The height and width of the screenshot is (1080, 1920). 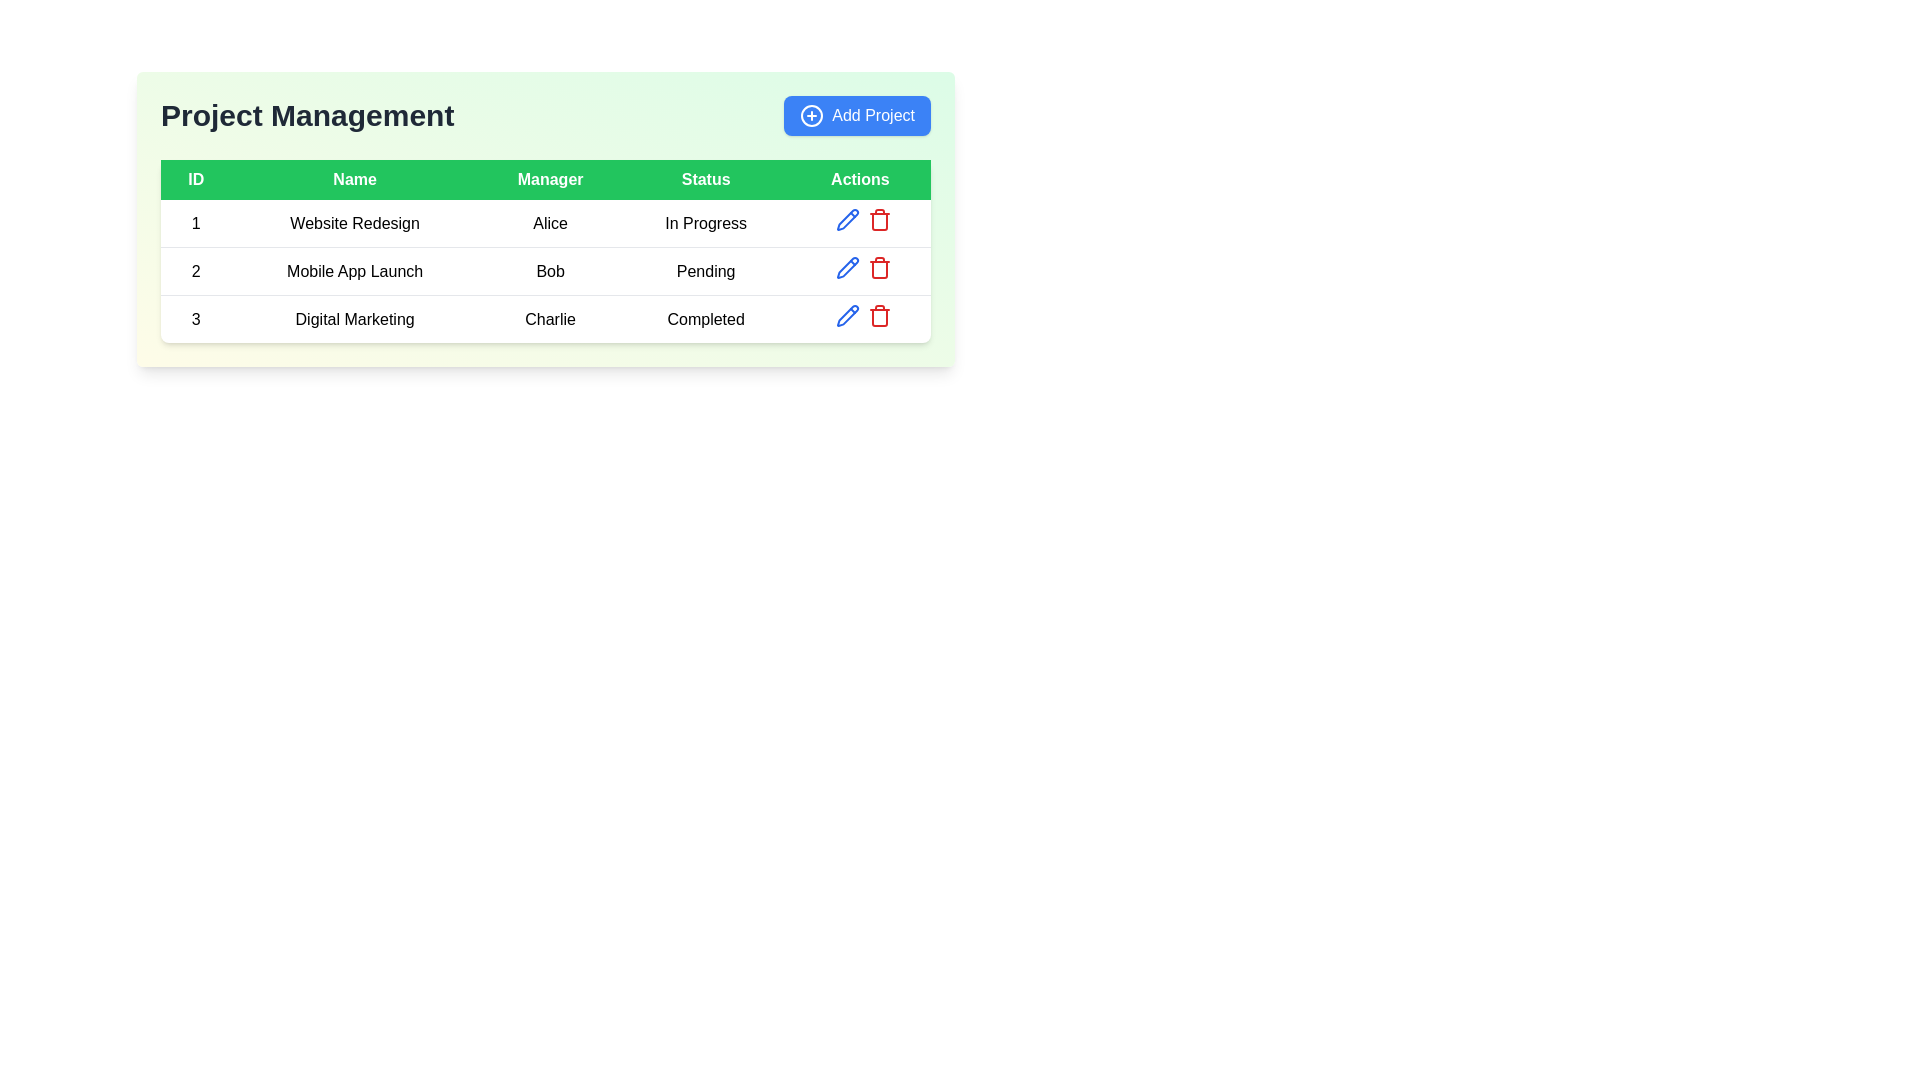 What do you see at coordinates (848, 266) in the screenshot?
I see `the blue pencil icon button located in the rightmost cell of the second row of the 'Mobile App Launch' project table` at bounding box center [848, 266].